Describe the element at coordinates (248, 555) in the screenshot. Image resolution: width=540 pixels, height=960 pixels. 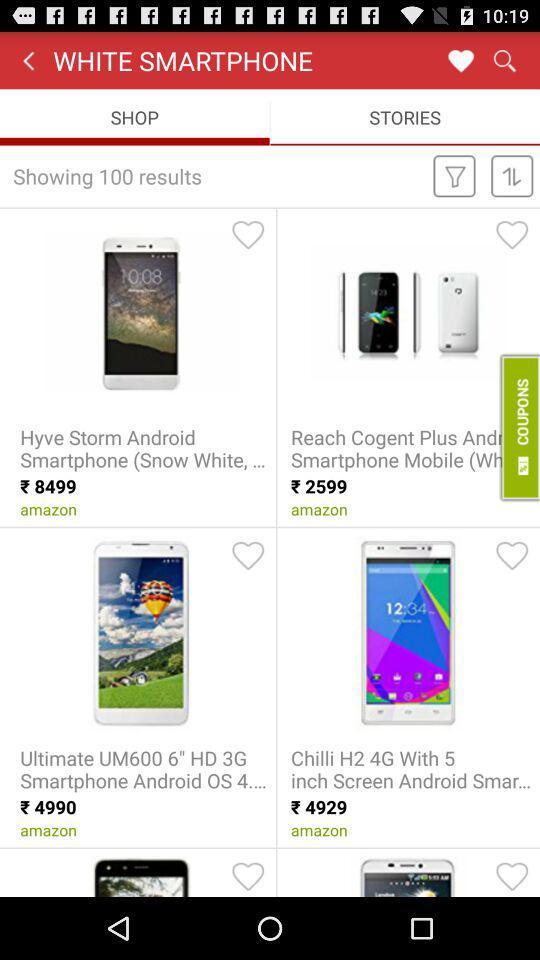
I see `to favorites` at that location.